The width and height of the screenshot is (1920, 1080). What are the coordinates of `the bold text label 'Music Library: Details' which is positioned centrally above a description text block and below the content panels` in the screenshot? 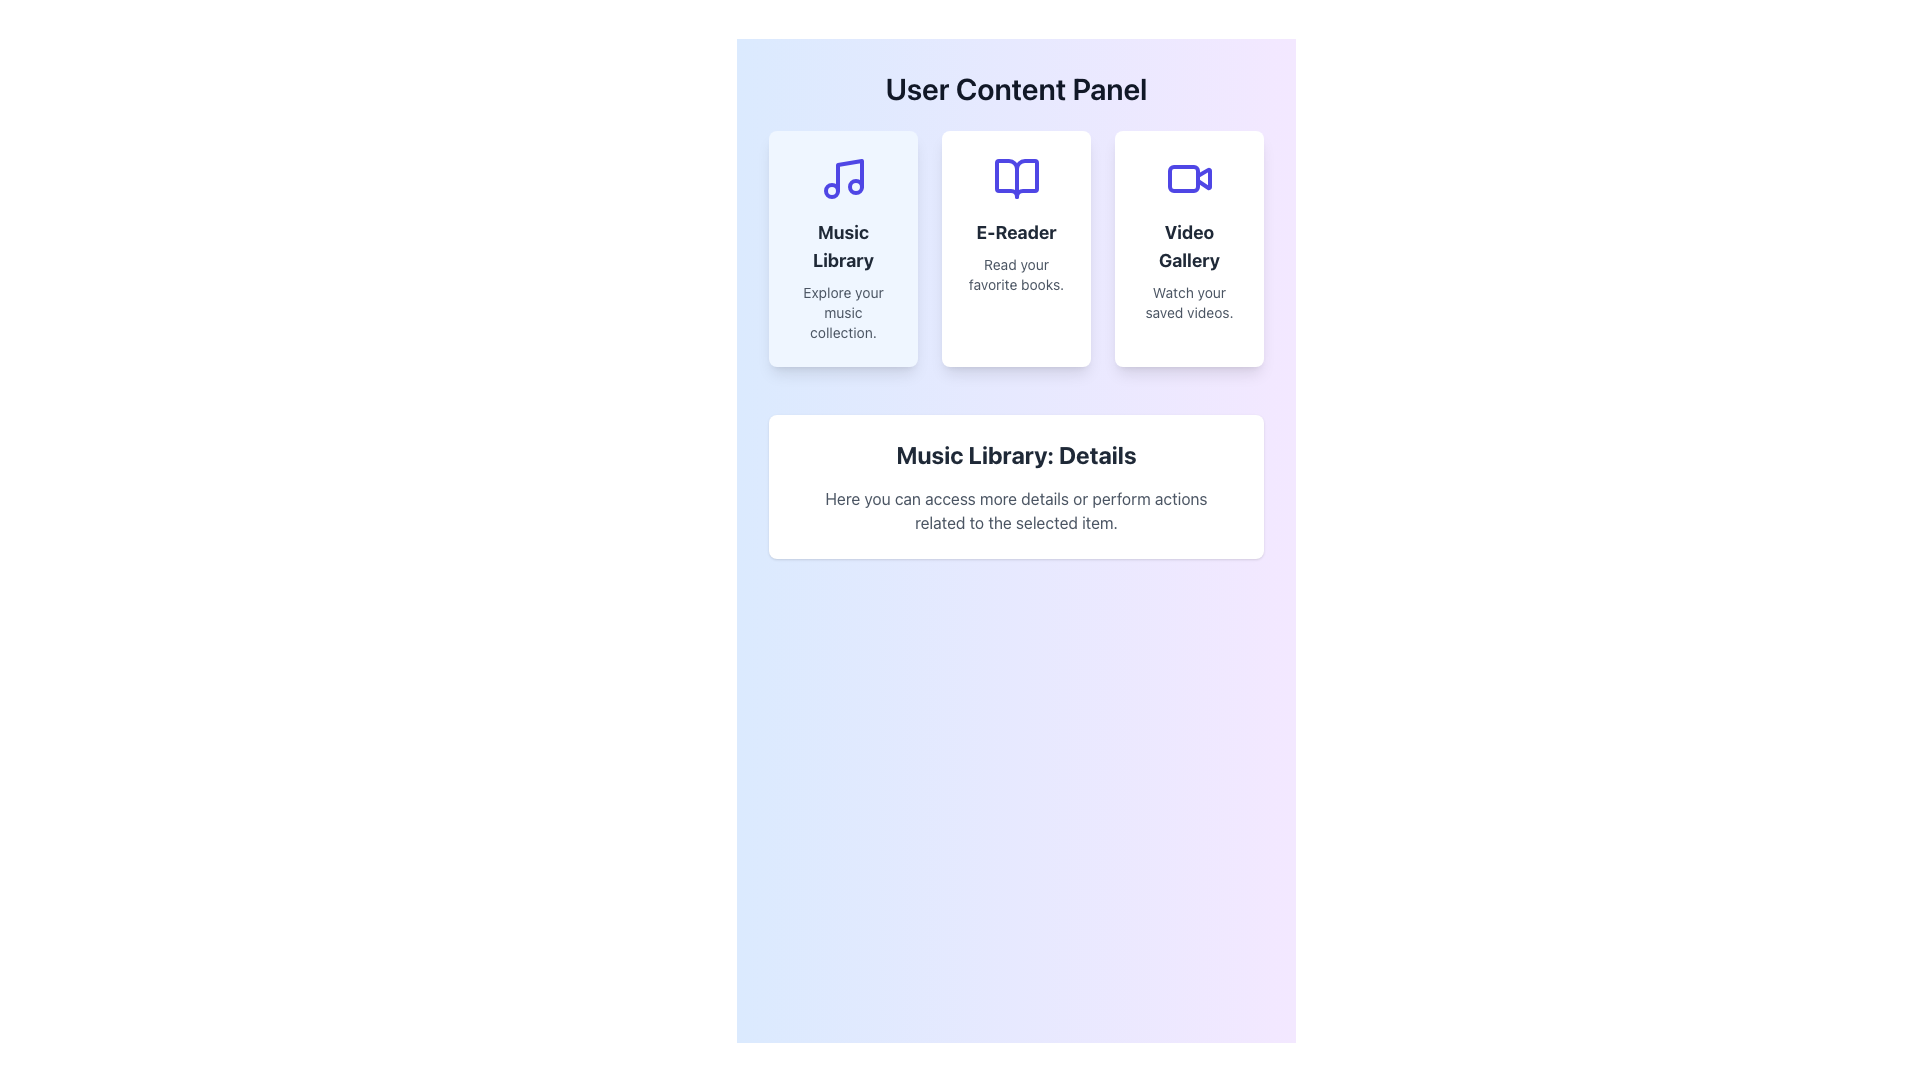 It's located at (1016, 455).